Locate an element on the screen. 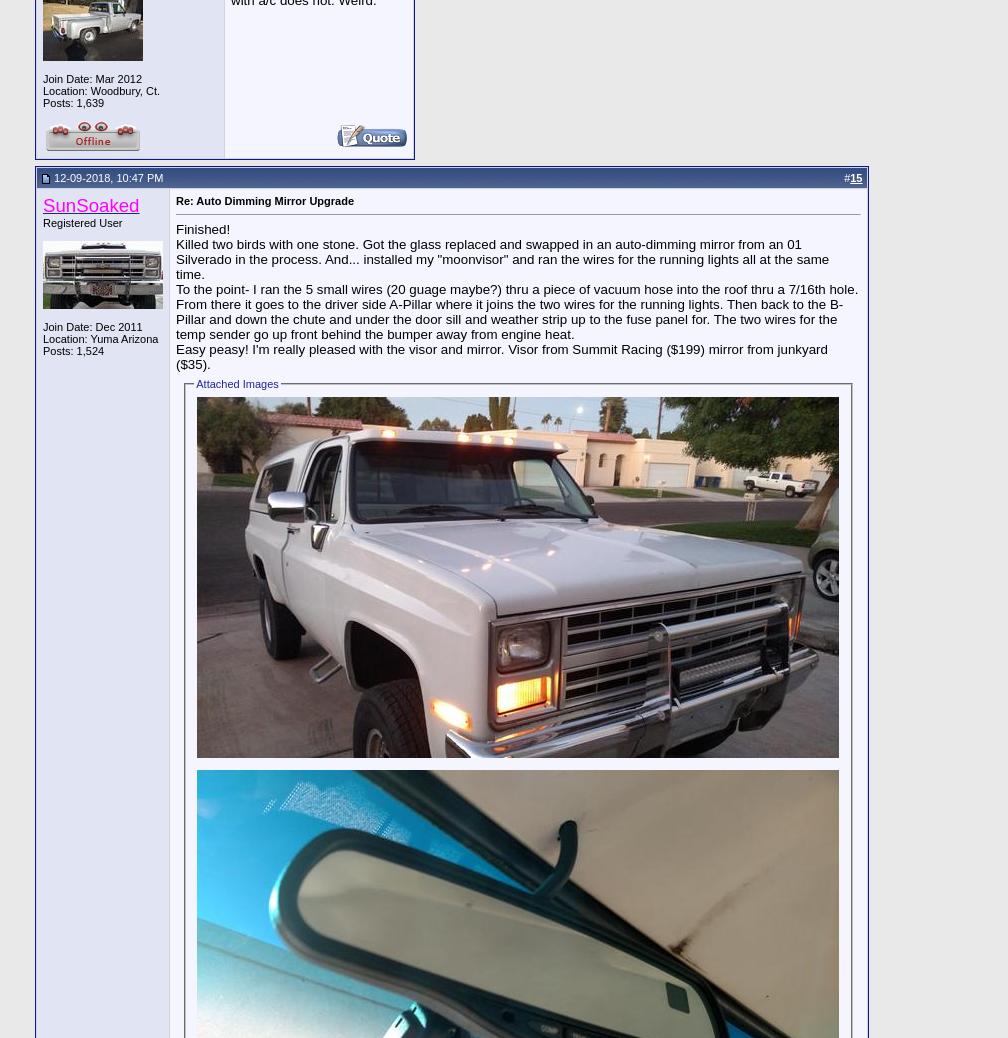 The width and height of the screenshot is (1008, 1038). 'Re: Auto Dimming Mirror Upgrade' is located at coordinates (175, 199).